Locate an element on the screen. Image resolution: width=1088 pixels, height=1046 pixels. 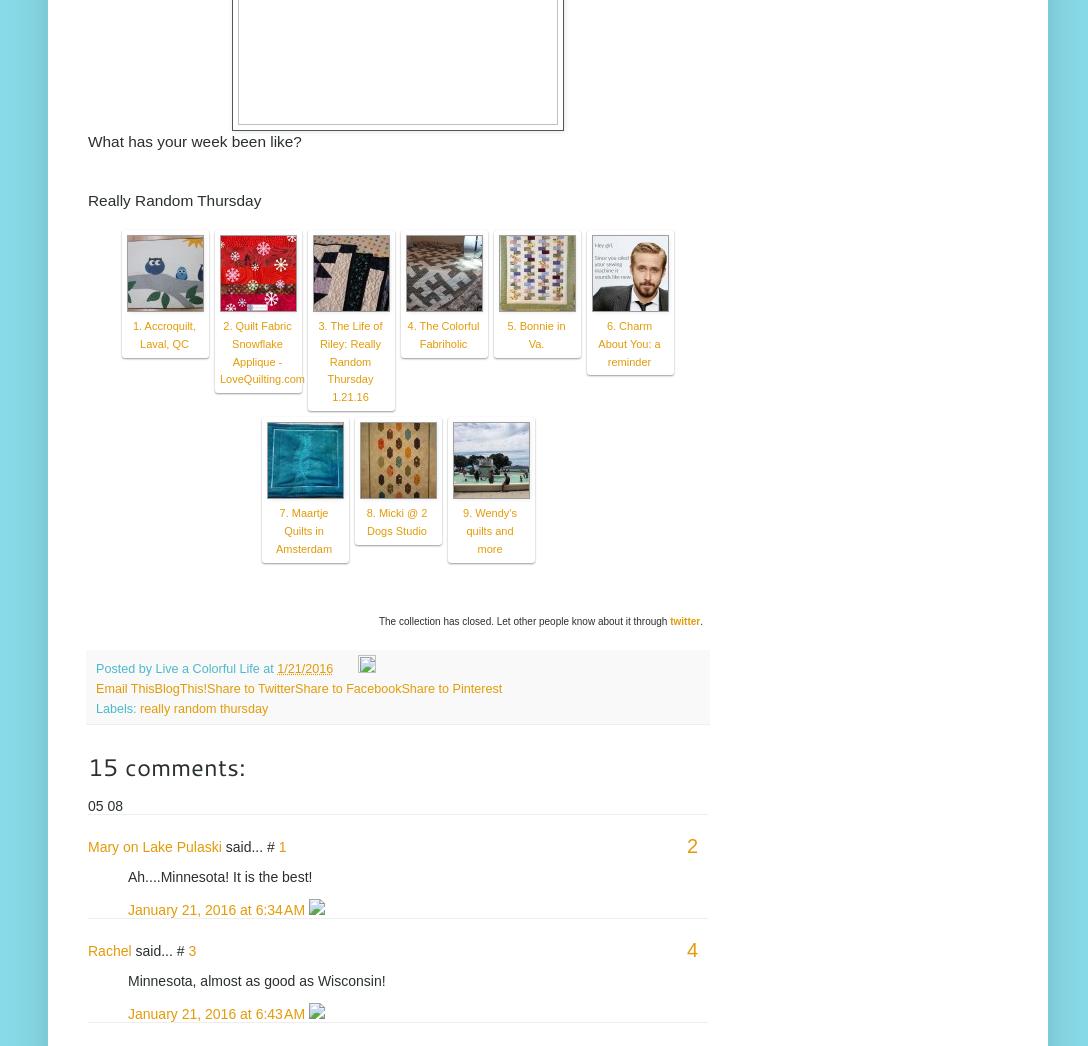
'Rachel' is located at coordinates (109, 948).